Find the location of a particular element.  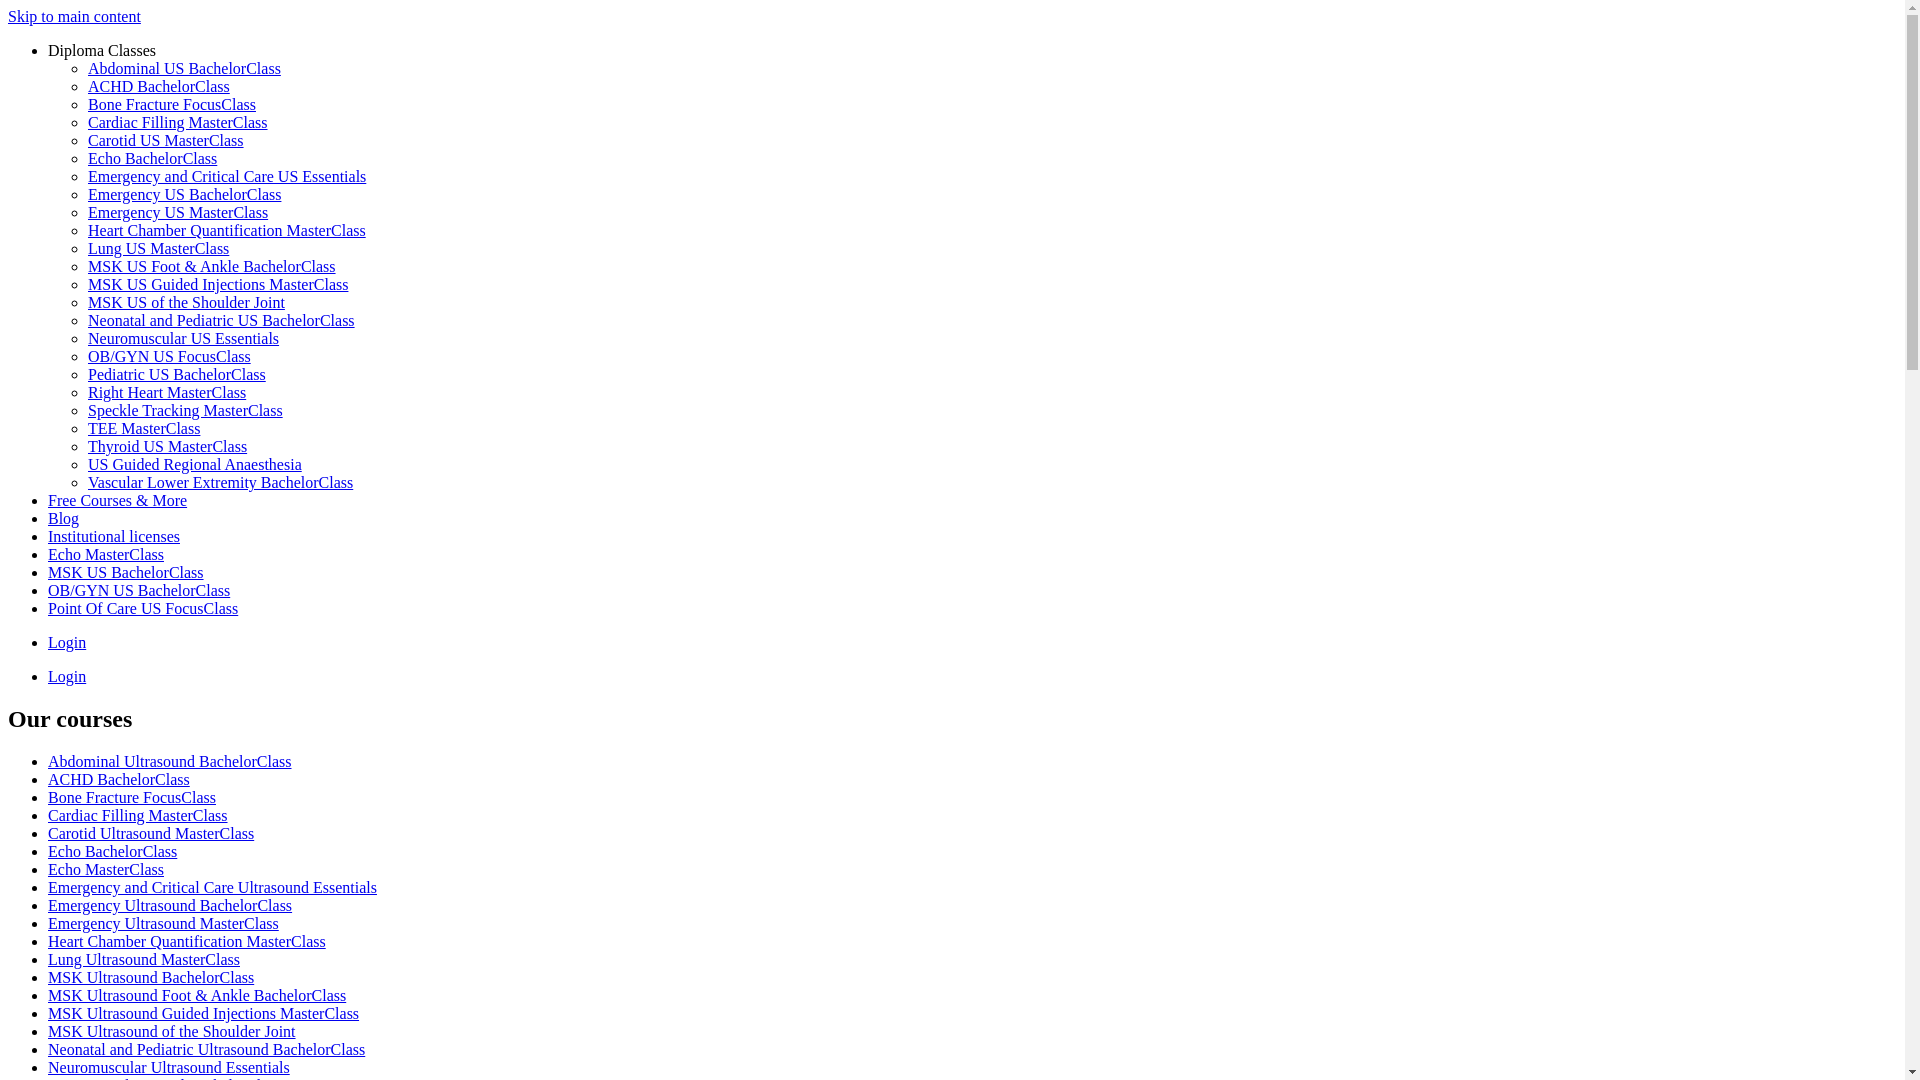

'Lung US MasterClass' is located at coordinates (157, 247).